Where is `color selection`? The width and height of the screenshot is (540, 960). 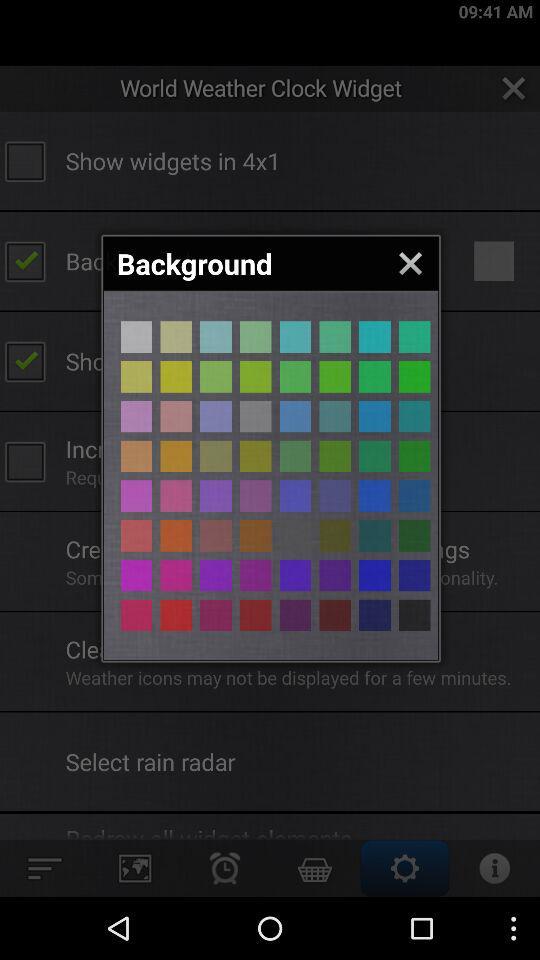 color selection is located at coordinates (413, 534).